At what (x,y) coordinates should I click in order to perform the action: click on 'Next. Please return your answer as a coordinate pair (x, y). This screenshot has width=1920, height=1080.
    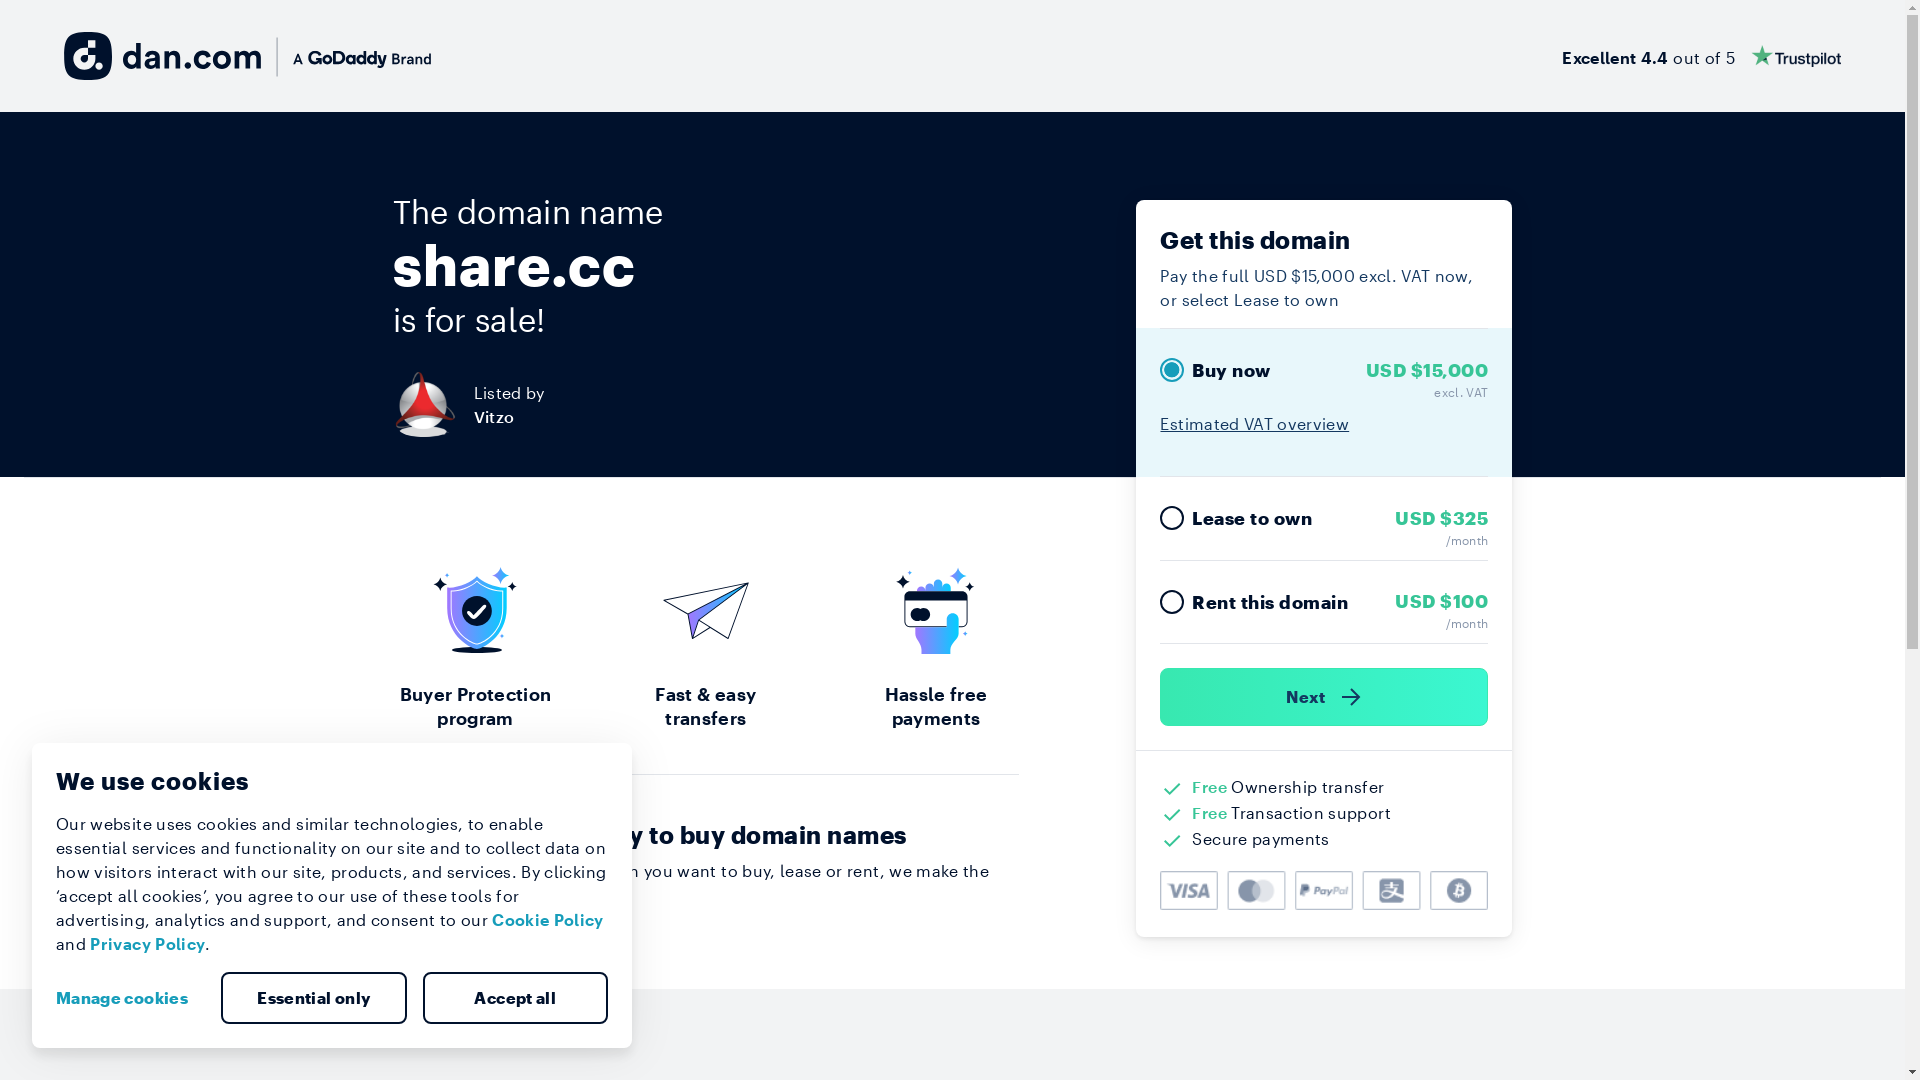
    Looking at the image, I should click on (1324, 696).